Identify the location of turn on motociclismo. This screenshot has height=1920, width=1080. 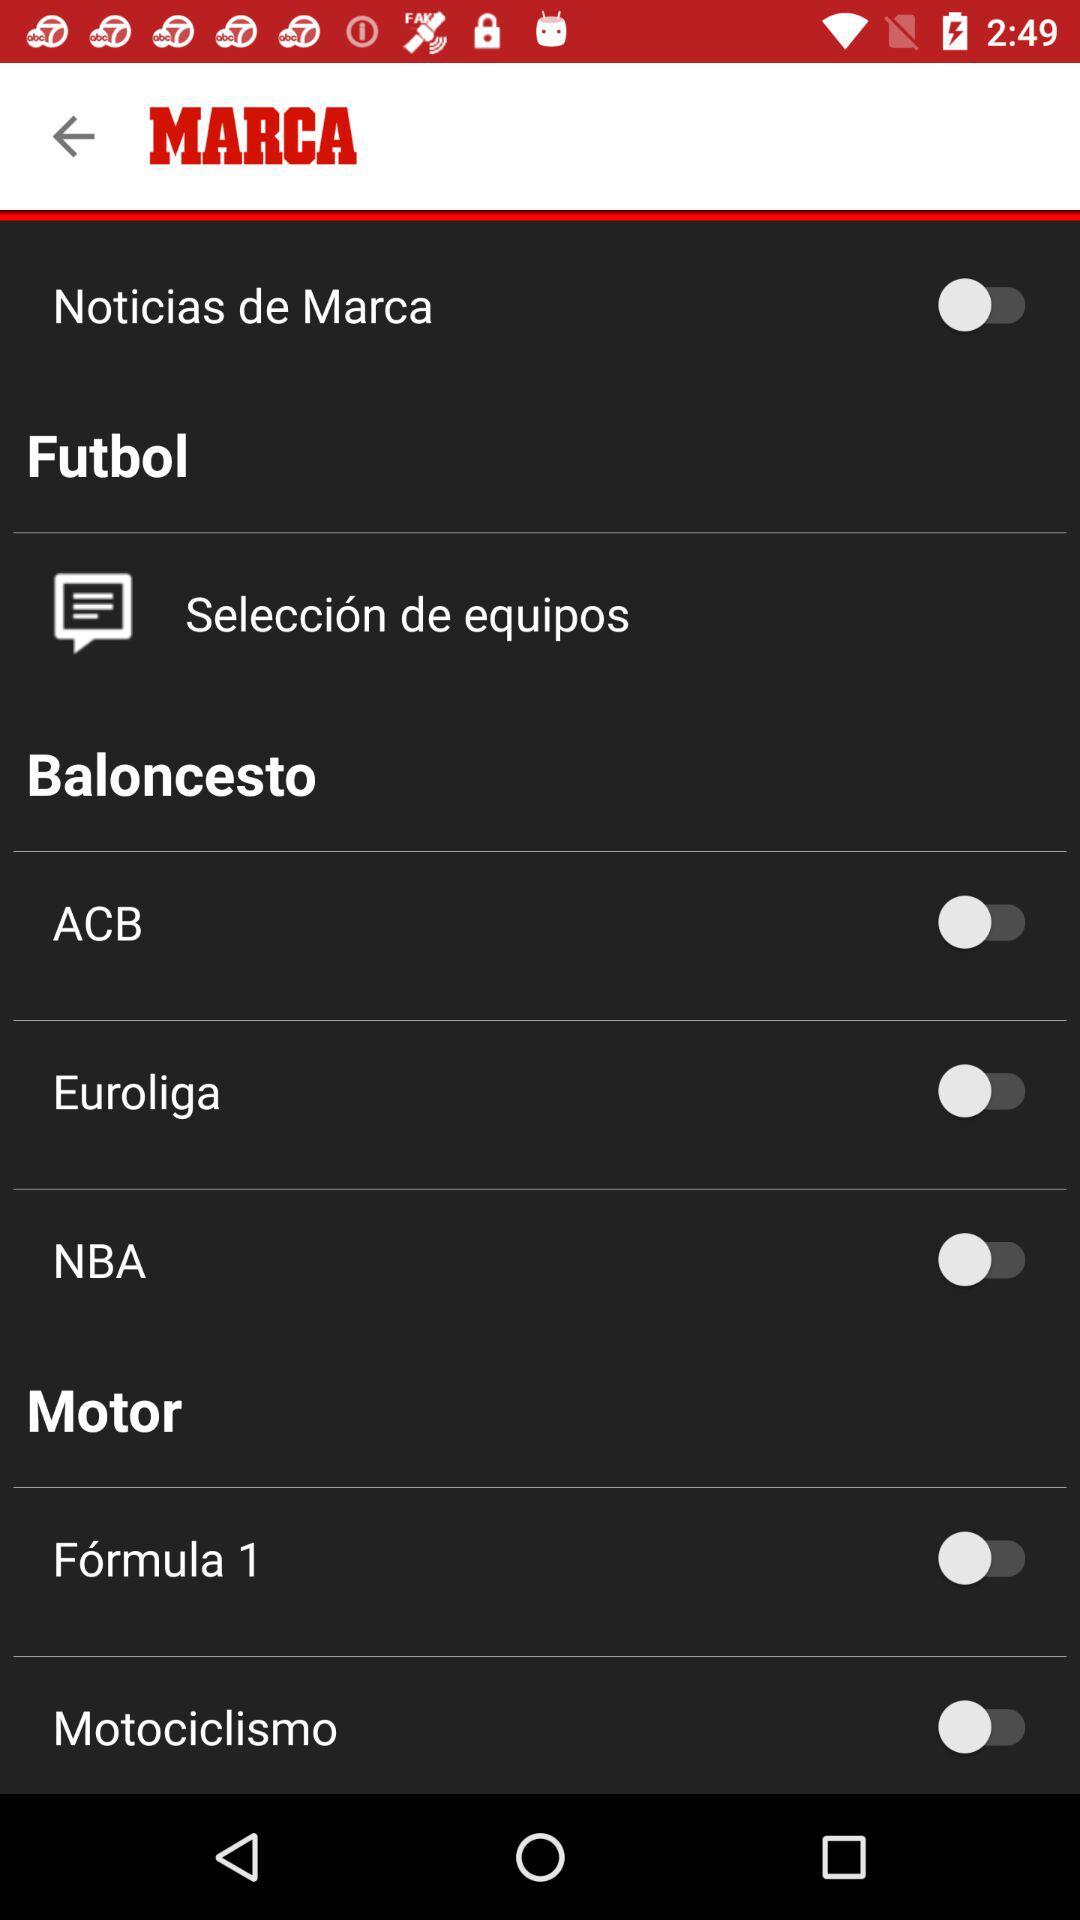
(991, 1725).